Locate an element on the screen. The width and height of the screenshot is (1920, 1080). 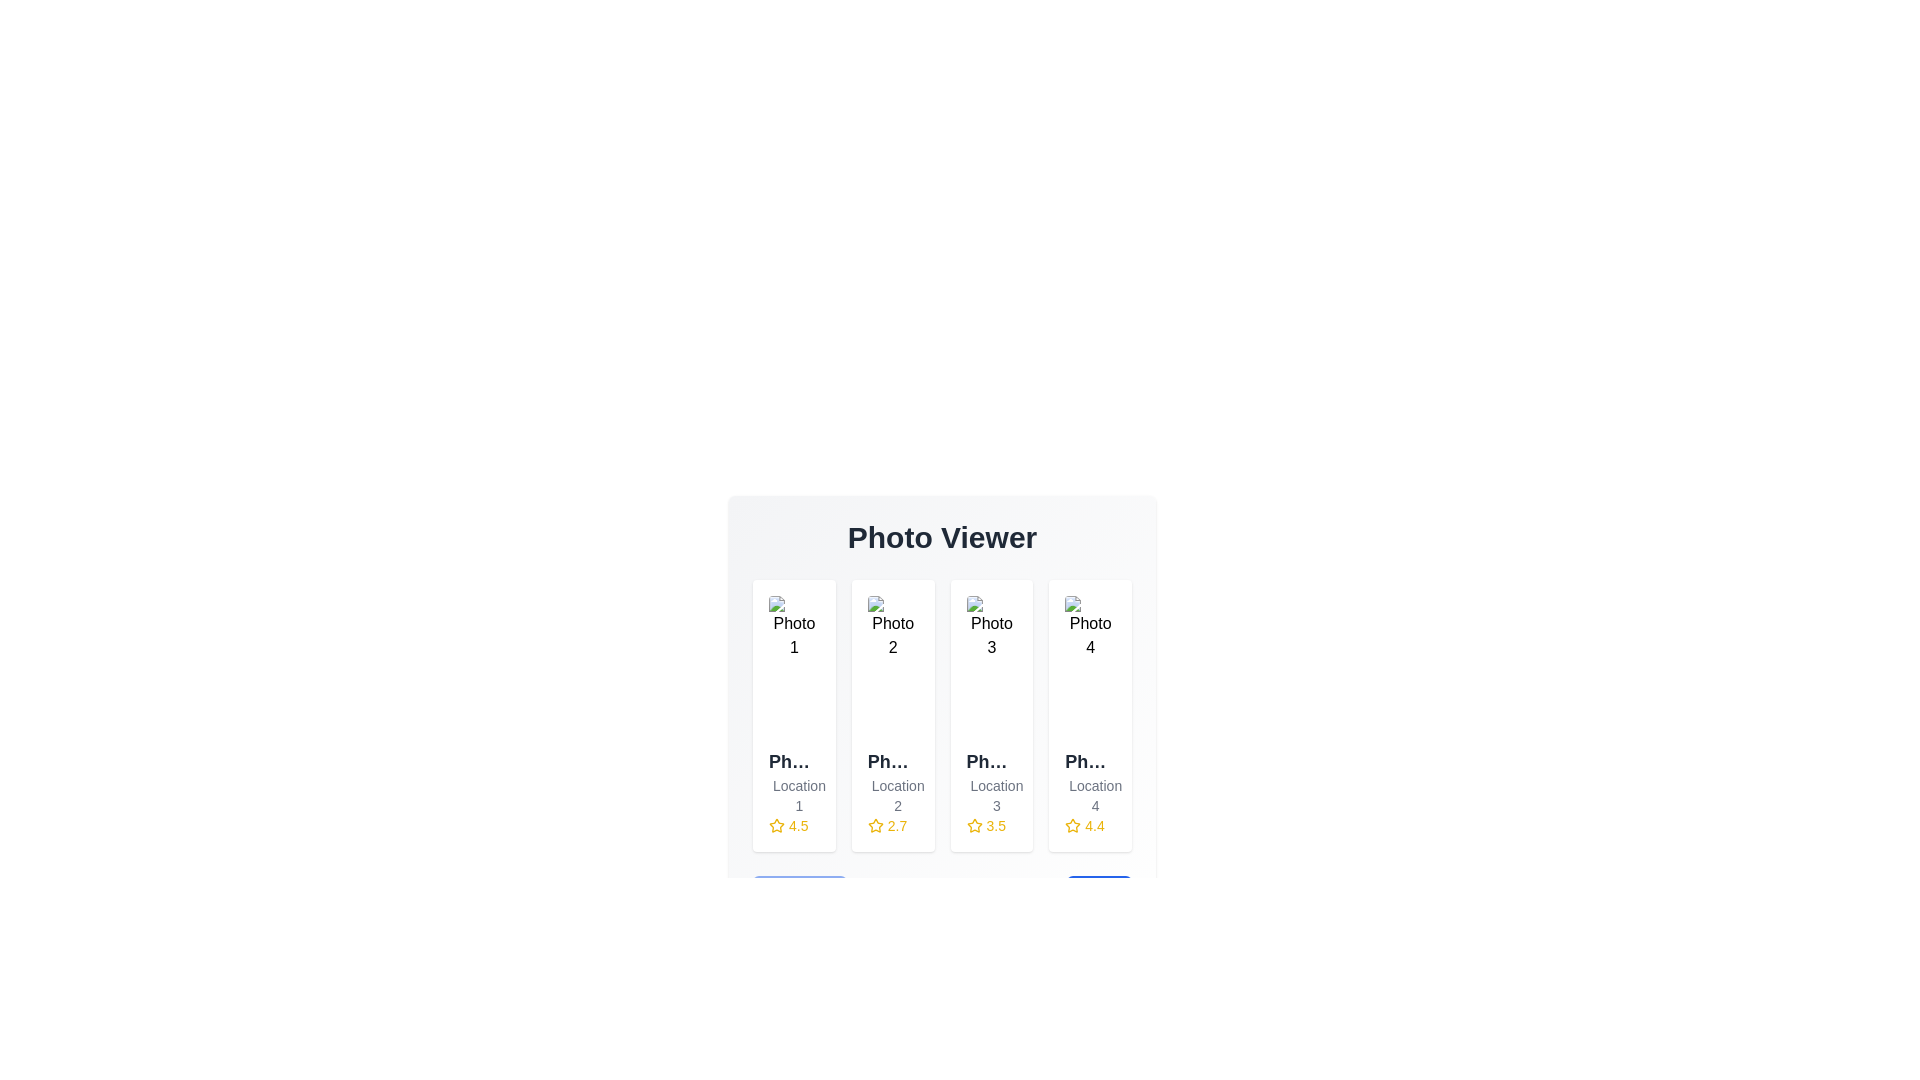
the image placeholder in the first column of the grid layout is located at coordinates (793, 667).